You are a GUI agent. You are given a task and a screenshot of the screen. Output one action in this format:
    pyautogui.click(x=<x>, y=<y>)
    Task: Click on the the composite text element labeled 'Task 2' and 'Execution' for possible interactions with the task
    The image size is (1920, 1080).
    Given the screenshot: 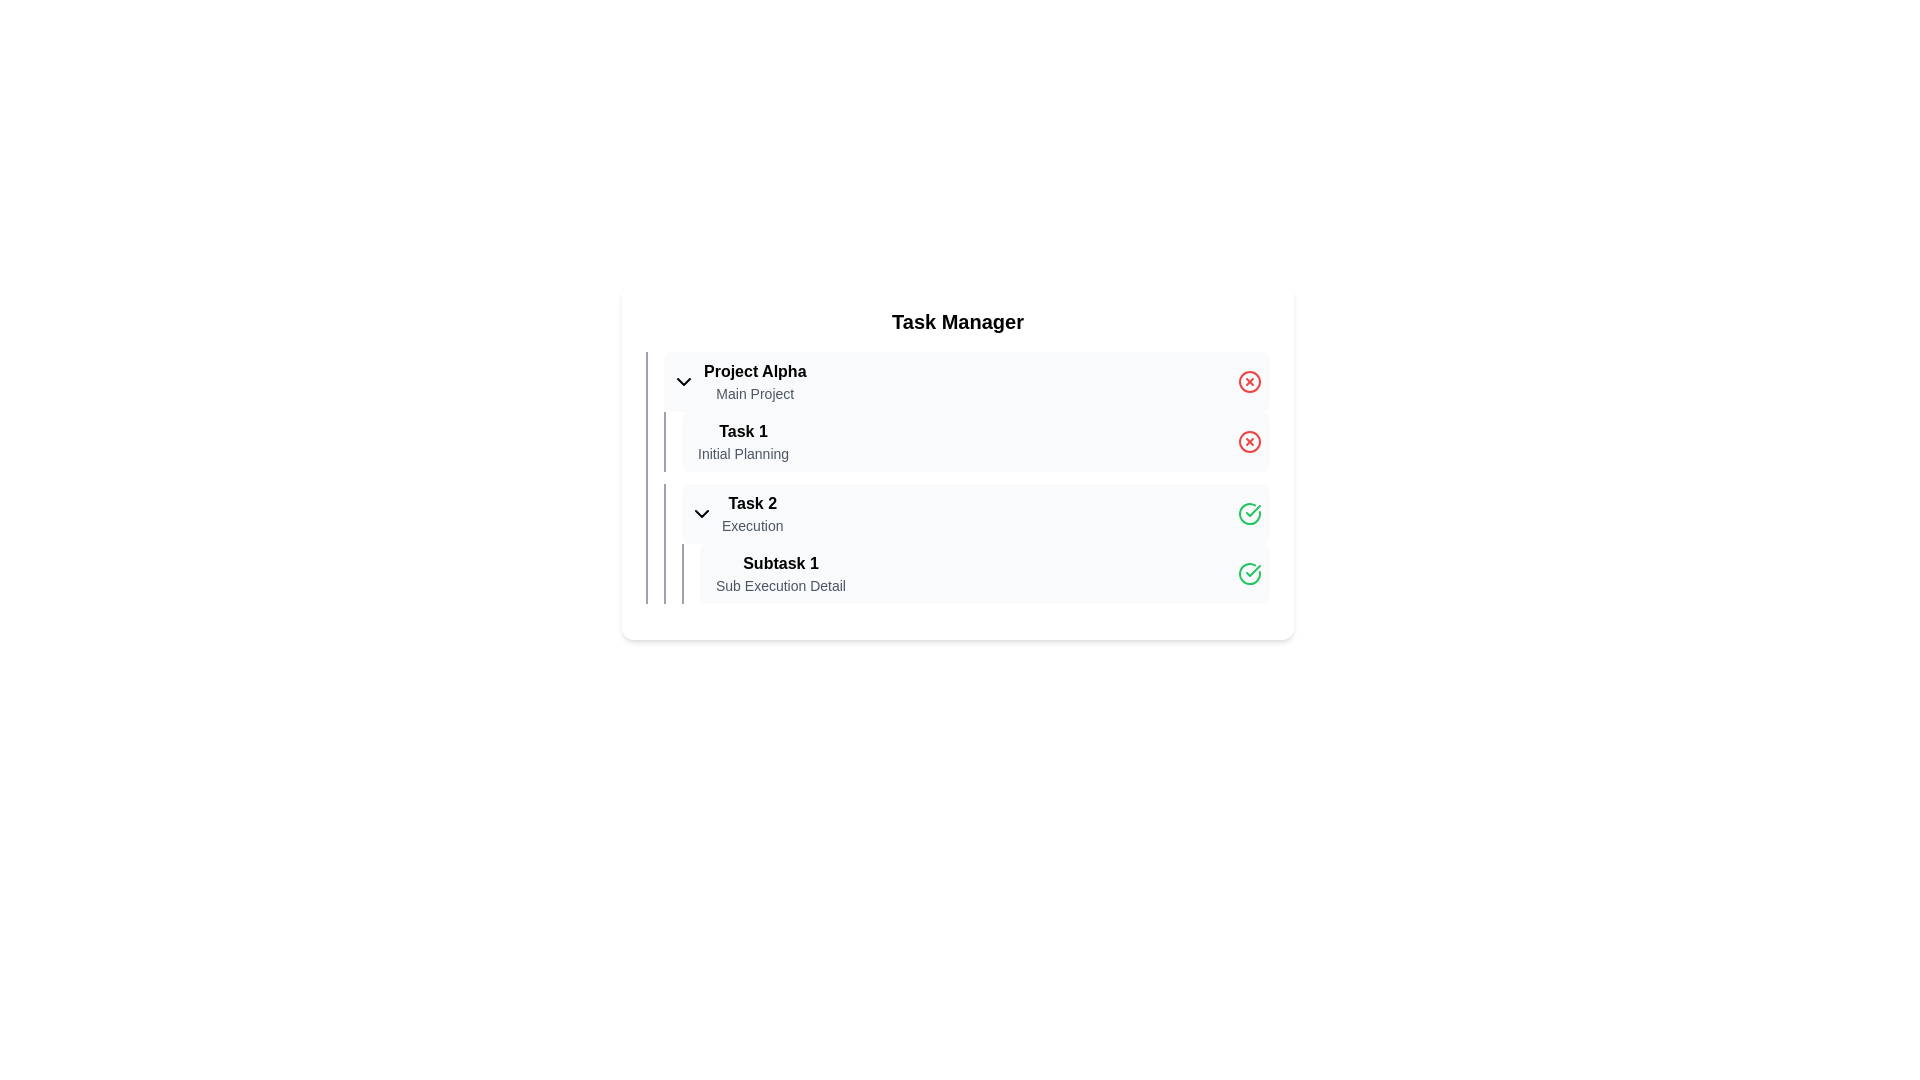 What is the action you would take?
    pyautogui.click(x=751, y=512)
    